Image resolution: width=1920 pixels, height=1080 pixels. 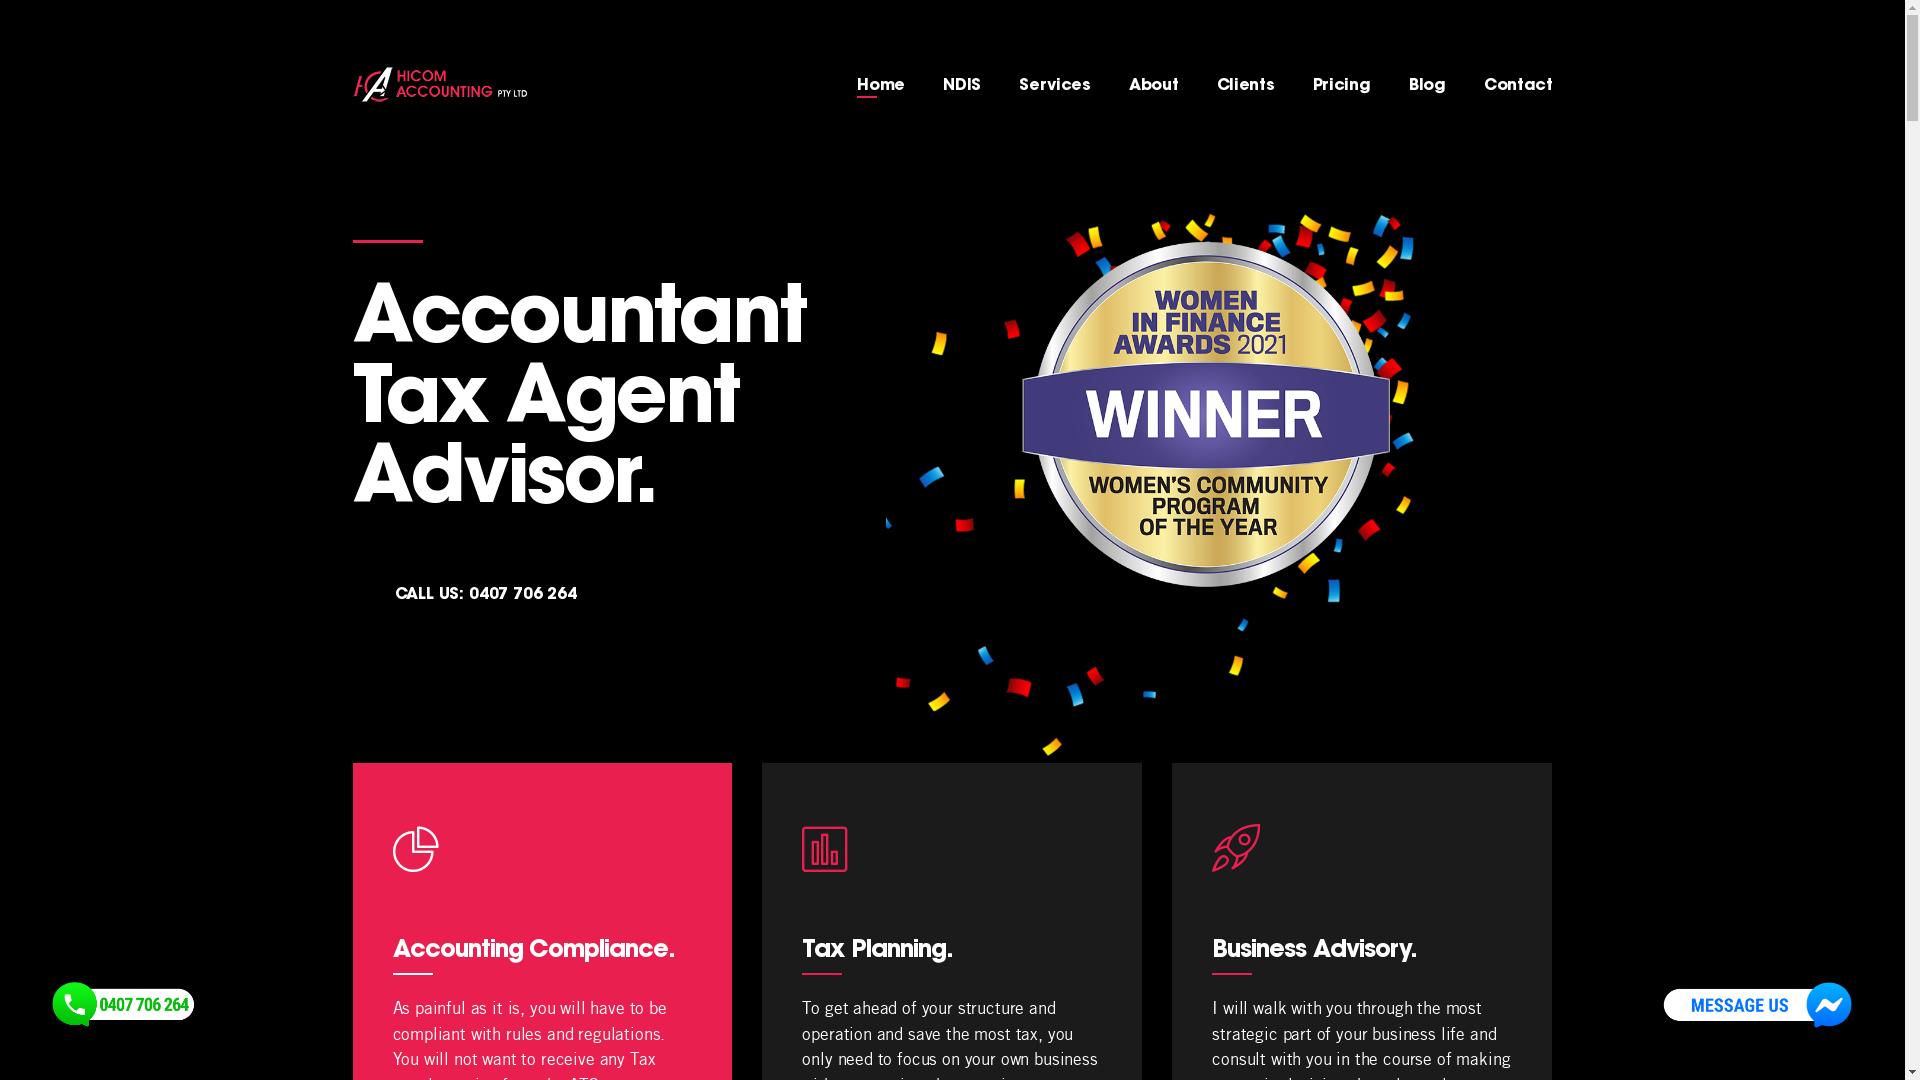 What do you see at coordinates (1053, 84) in the screenshot?
I see `'Services'` at bounding box center [1053, 84].